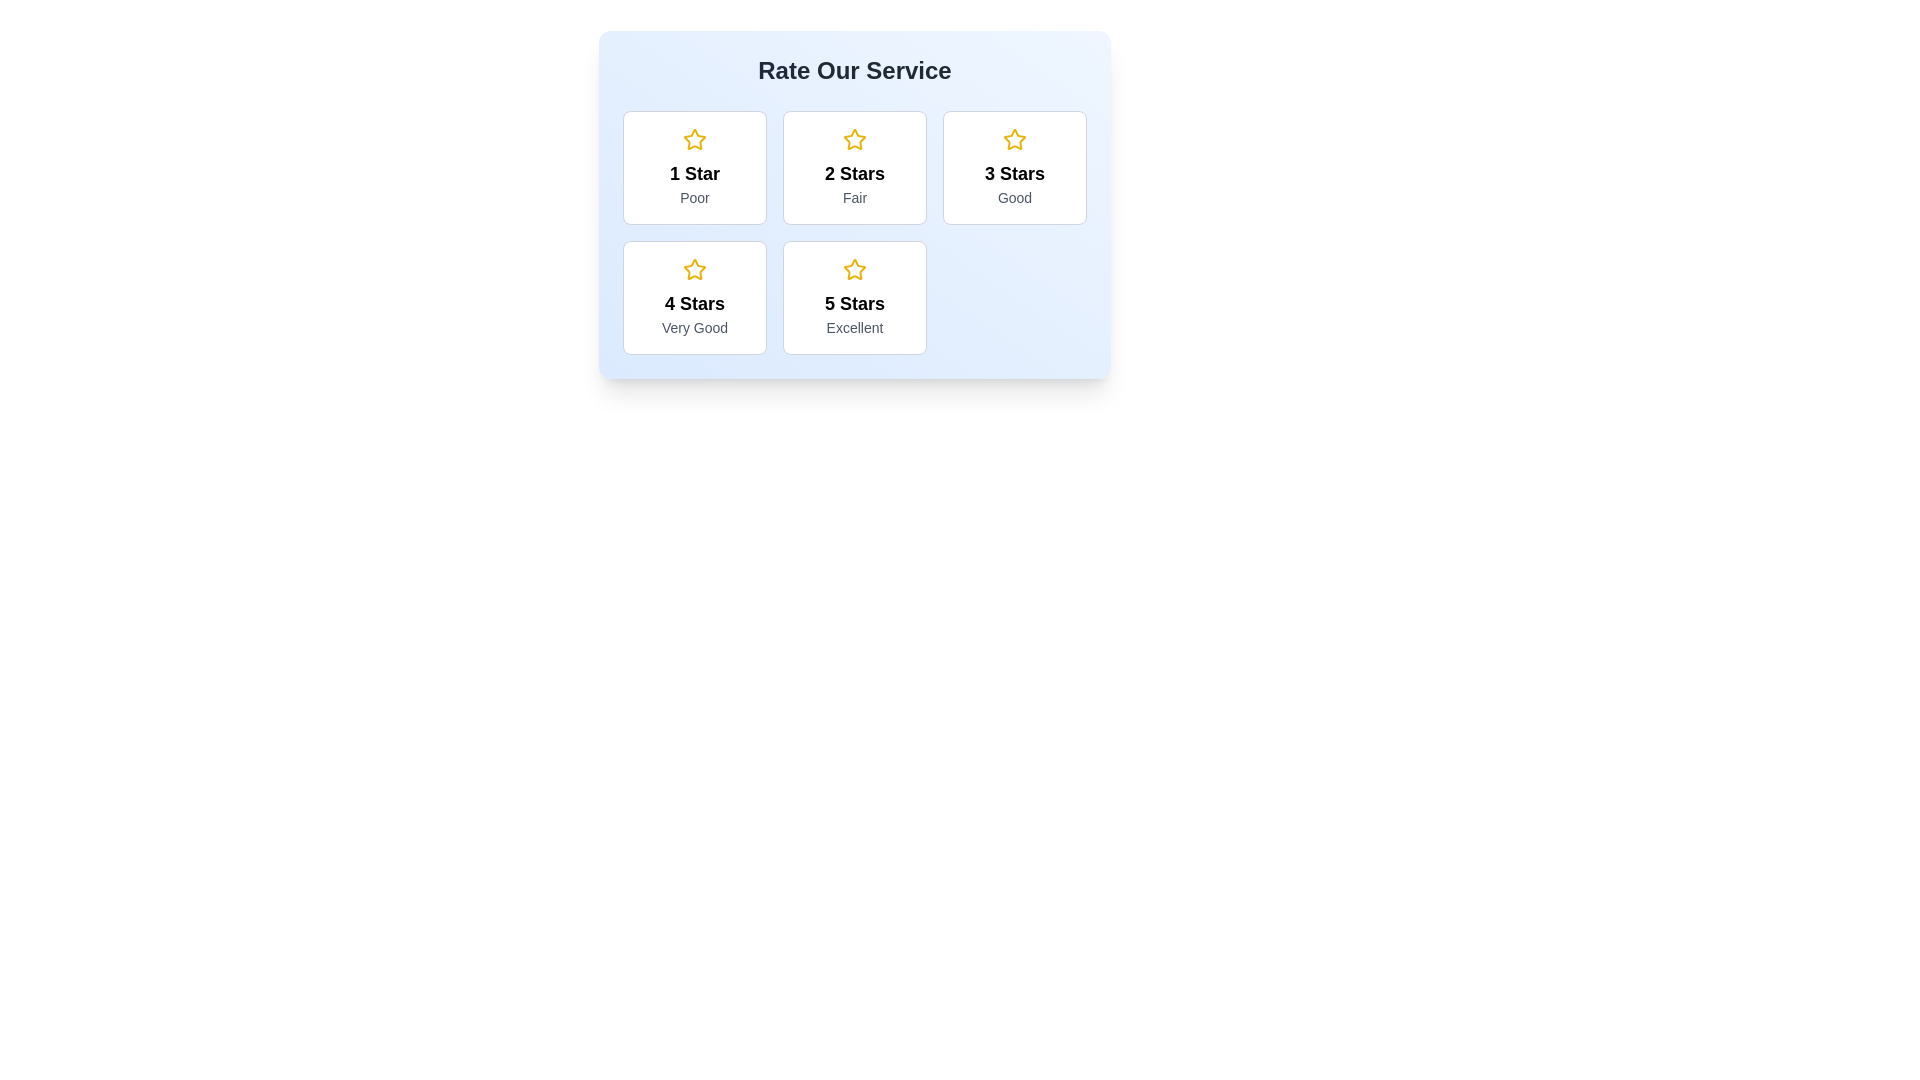 Image resolution: width=1920 pixels, height=1080 pixels. Describe the element at coordinates (1014, 138) in the screenshot. I see `the third star icon in the rating system` at that location.